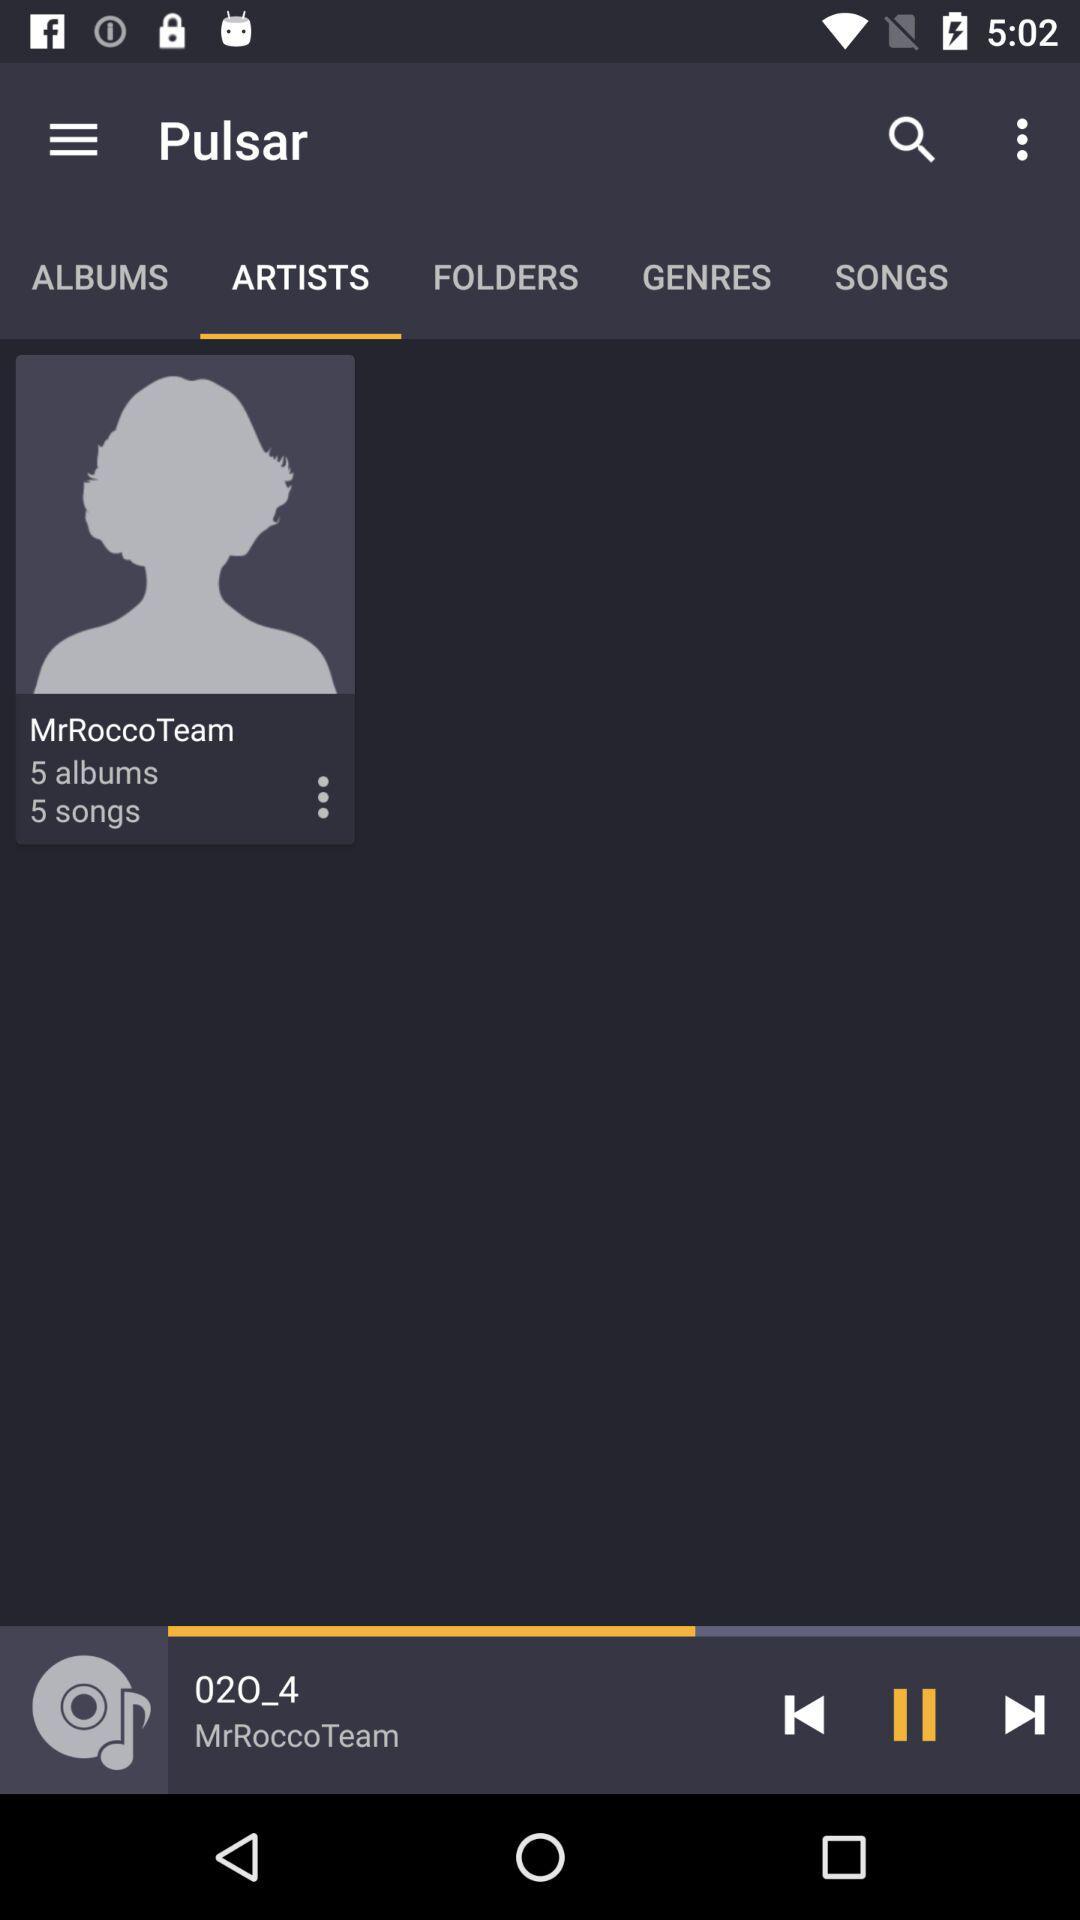 This screenshot has width=1080, height=1920. What do you see at coordinates (911, 138) in the screenshot?
I see `item above the songs icon` at bounding box center [911, 138].